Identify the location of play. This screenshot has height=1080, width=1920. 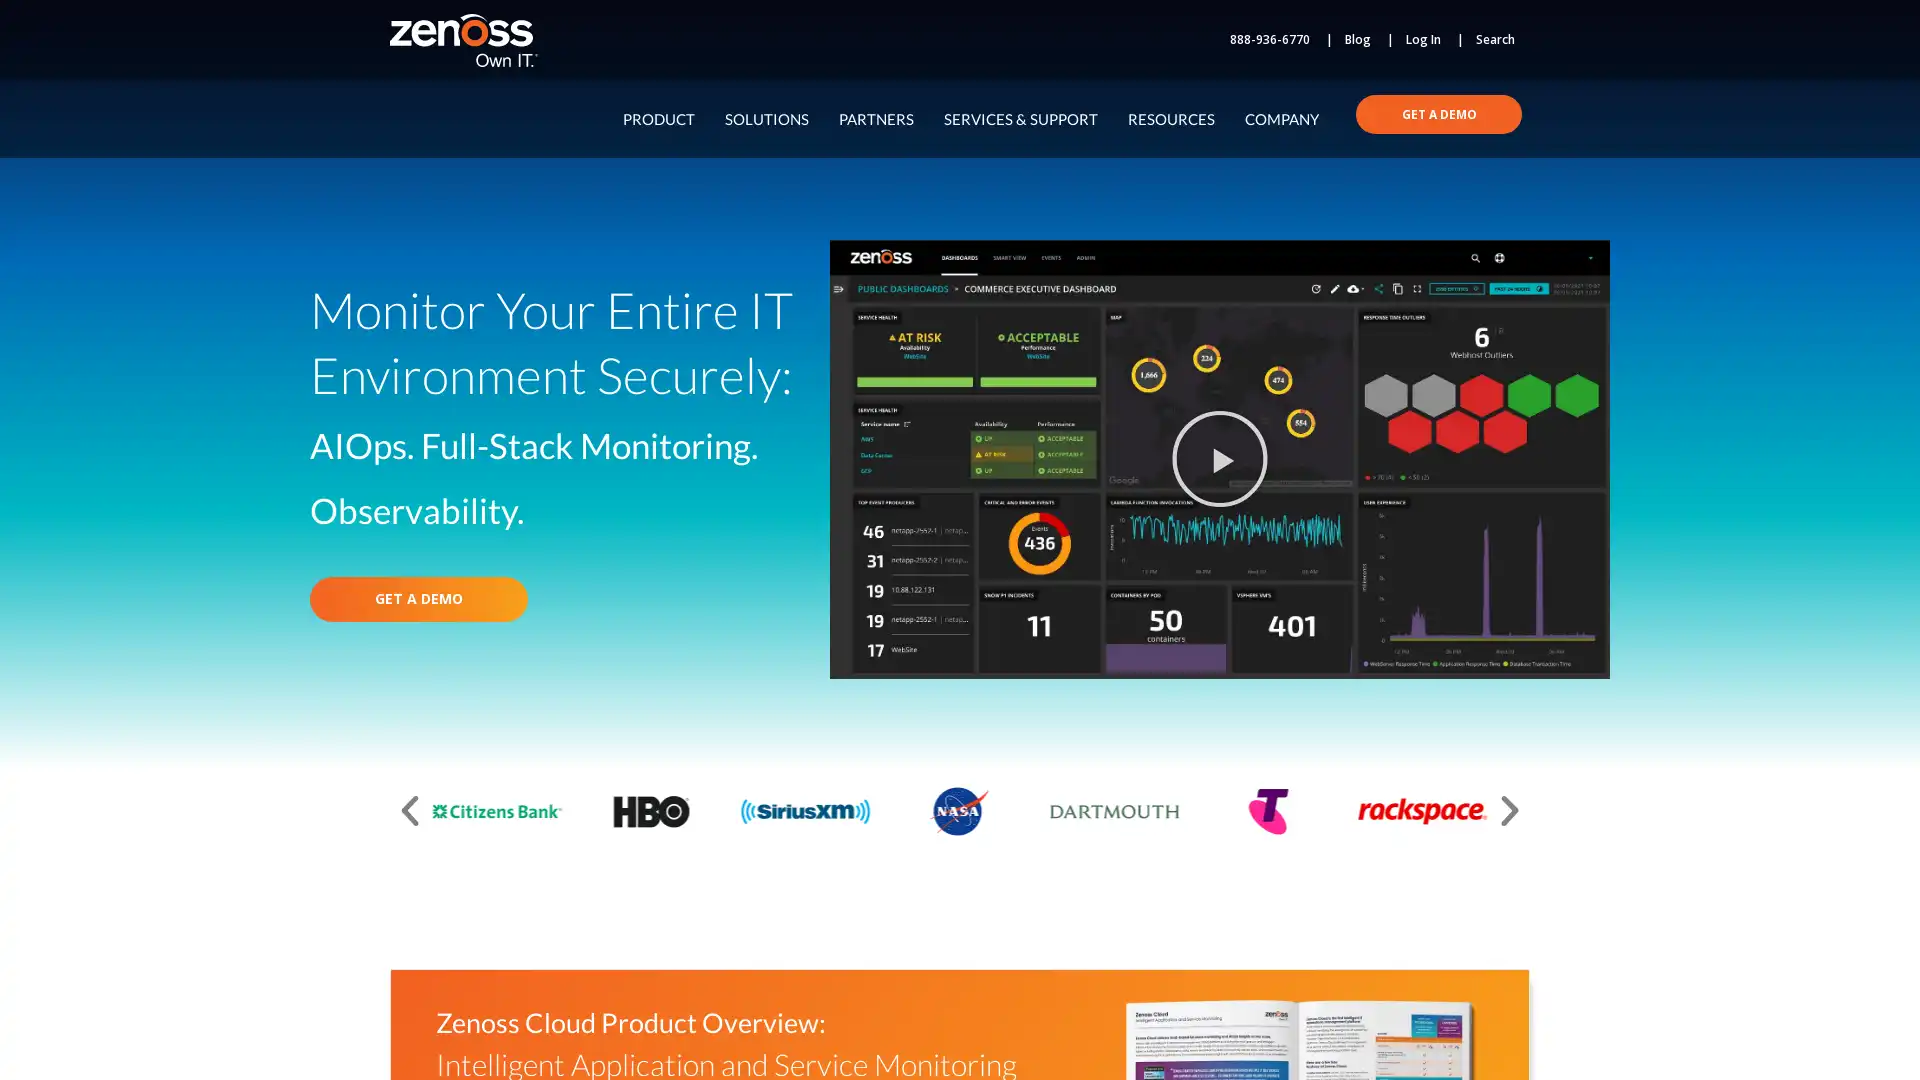
(854, 582).